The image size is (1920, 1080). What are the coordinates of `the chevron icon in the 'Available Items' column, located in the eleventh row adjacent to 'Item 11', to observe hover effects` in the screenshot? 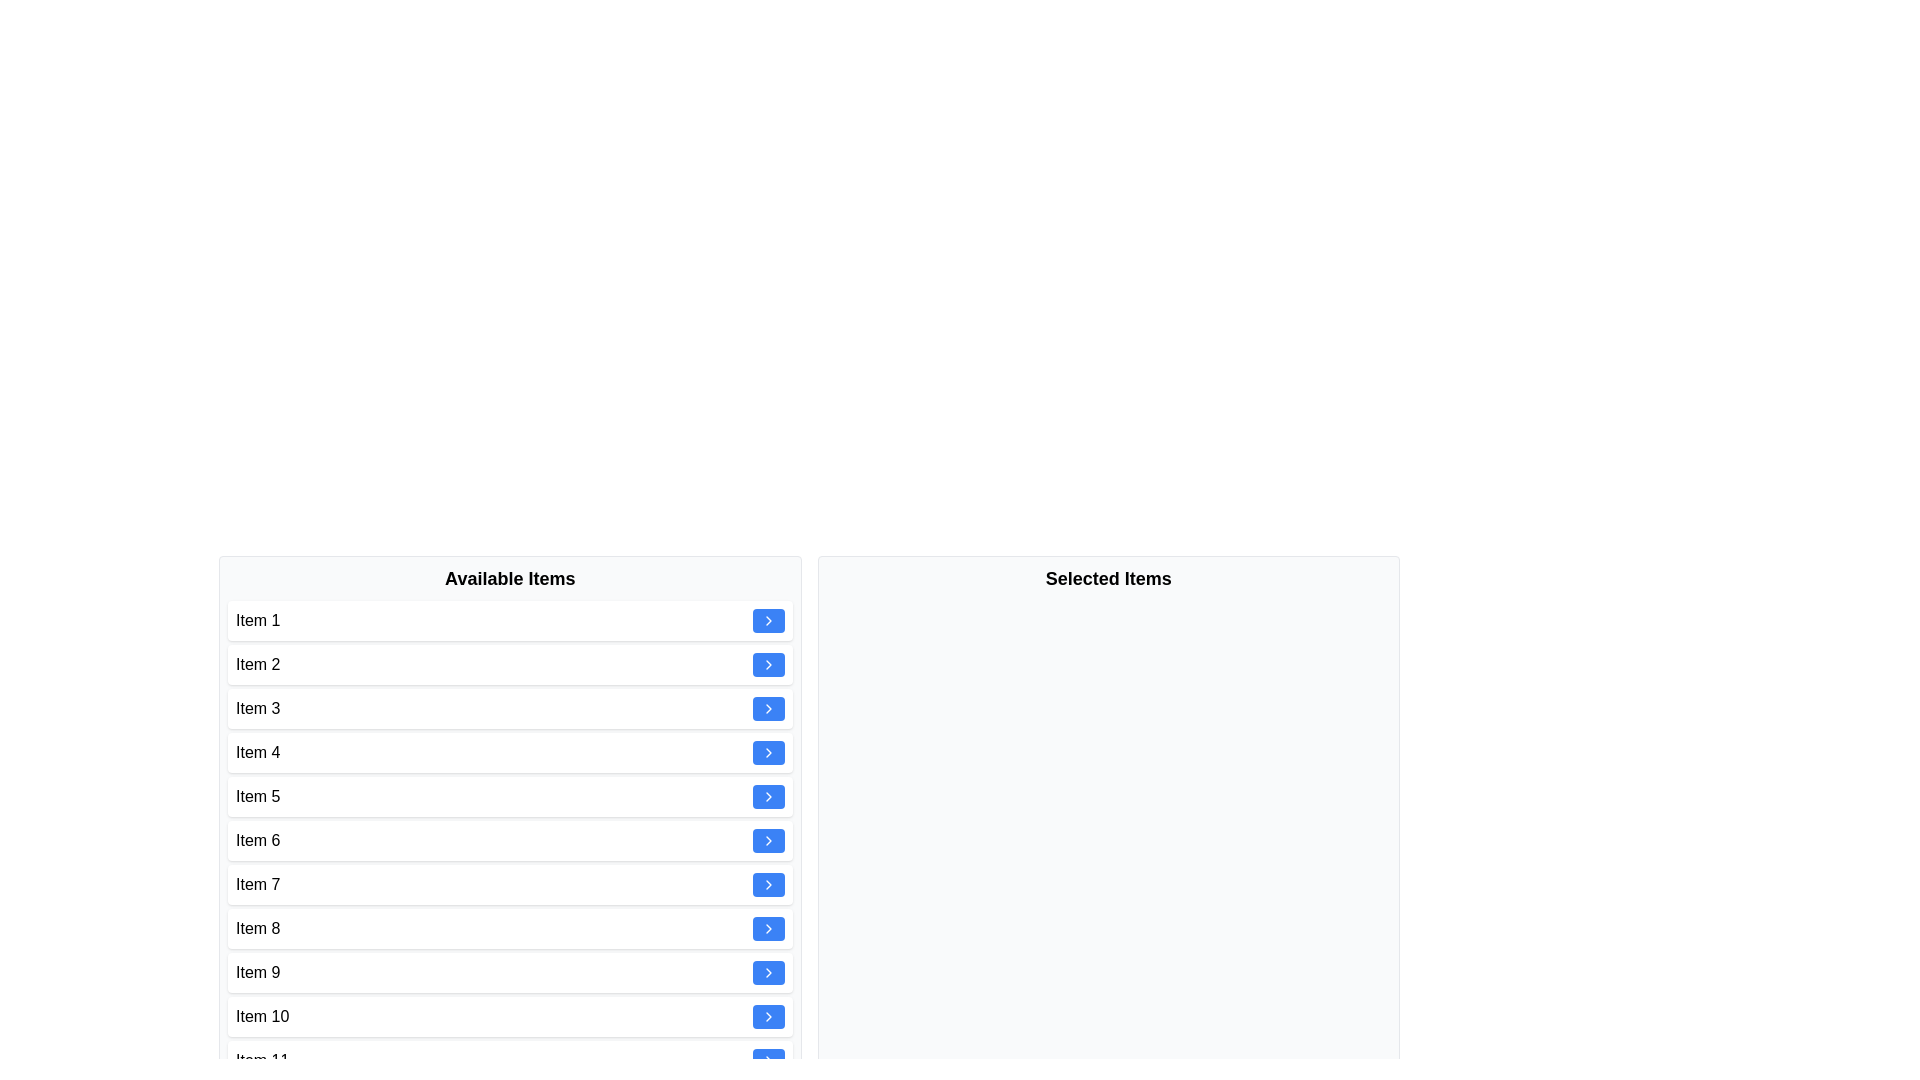 It's located at (767, 664).